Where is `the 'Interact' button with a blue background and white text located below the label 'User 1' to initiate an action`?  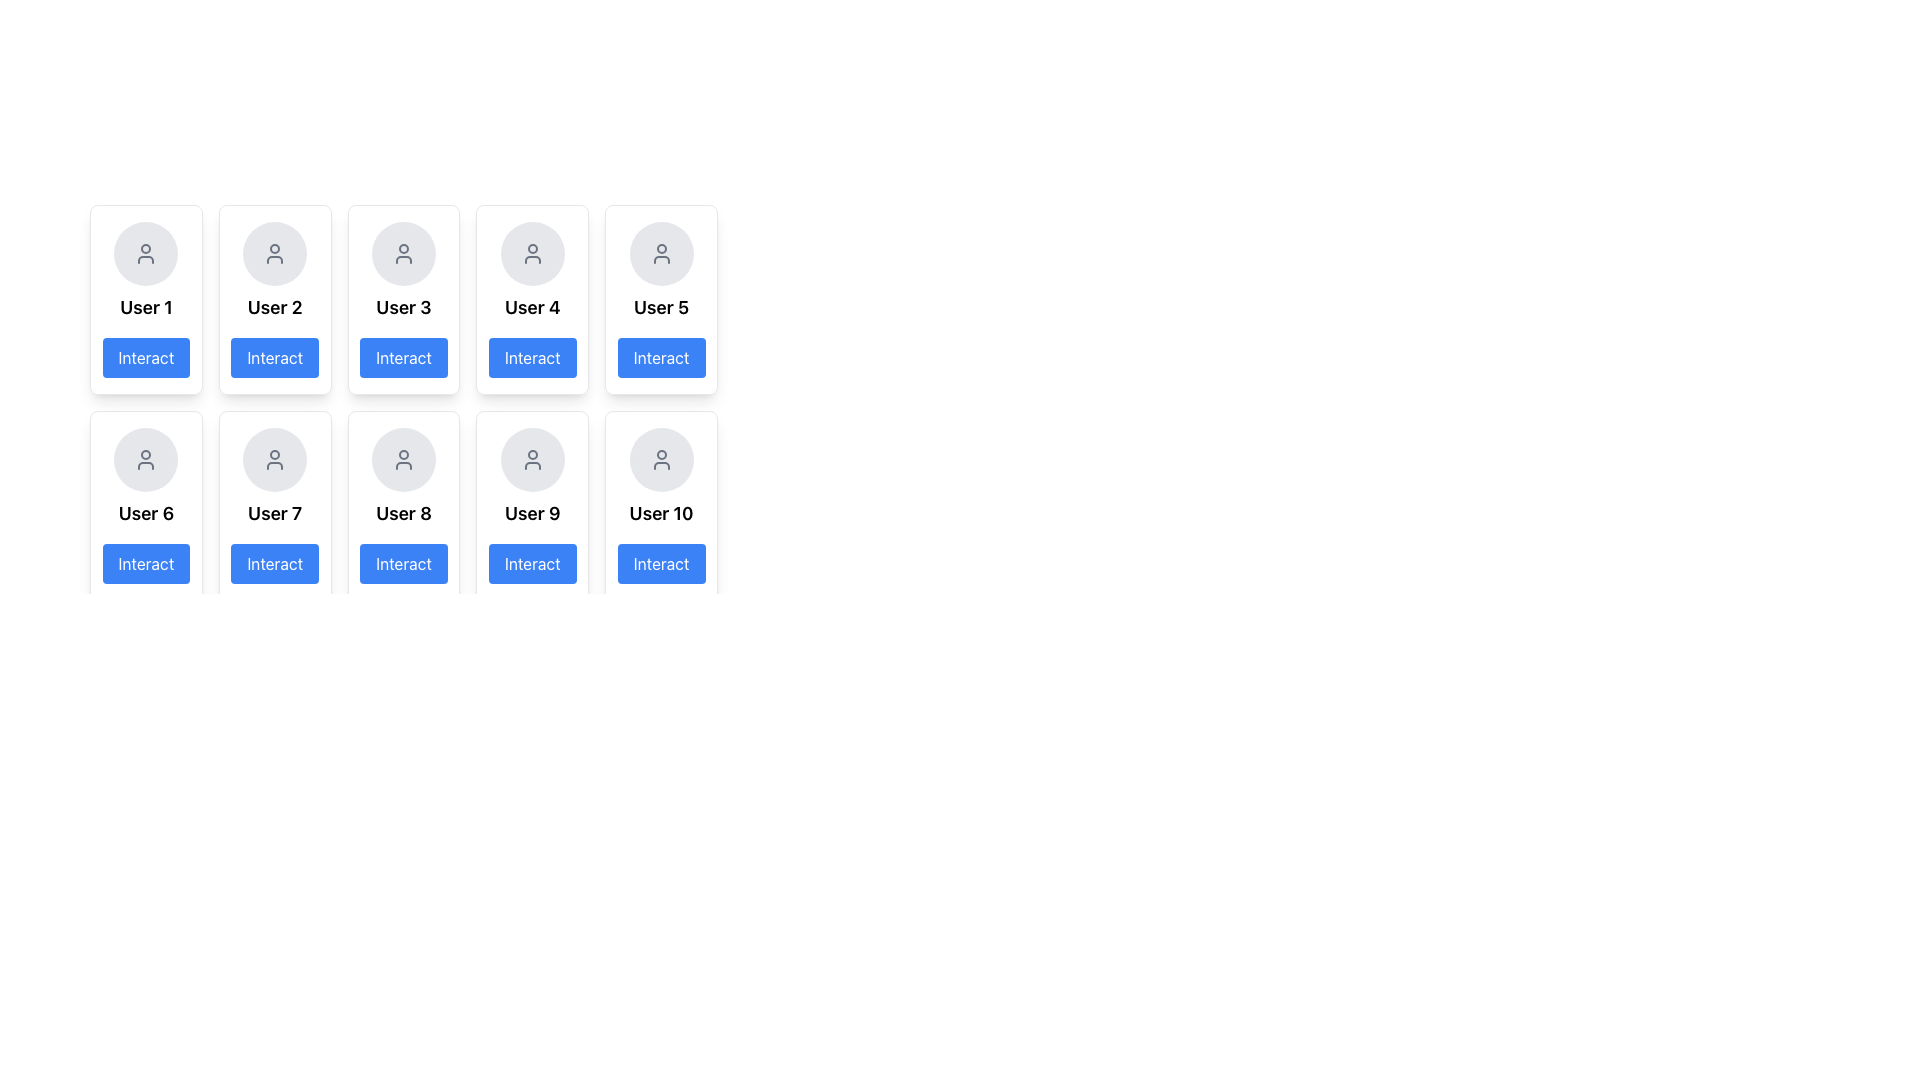
the 'Interact' button with a blue background and white text located below the label 'User 1' to initiate an action is located at coordinates (145, 357).